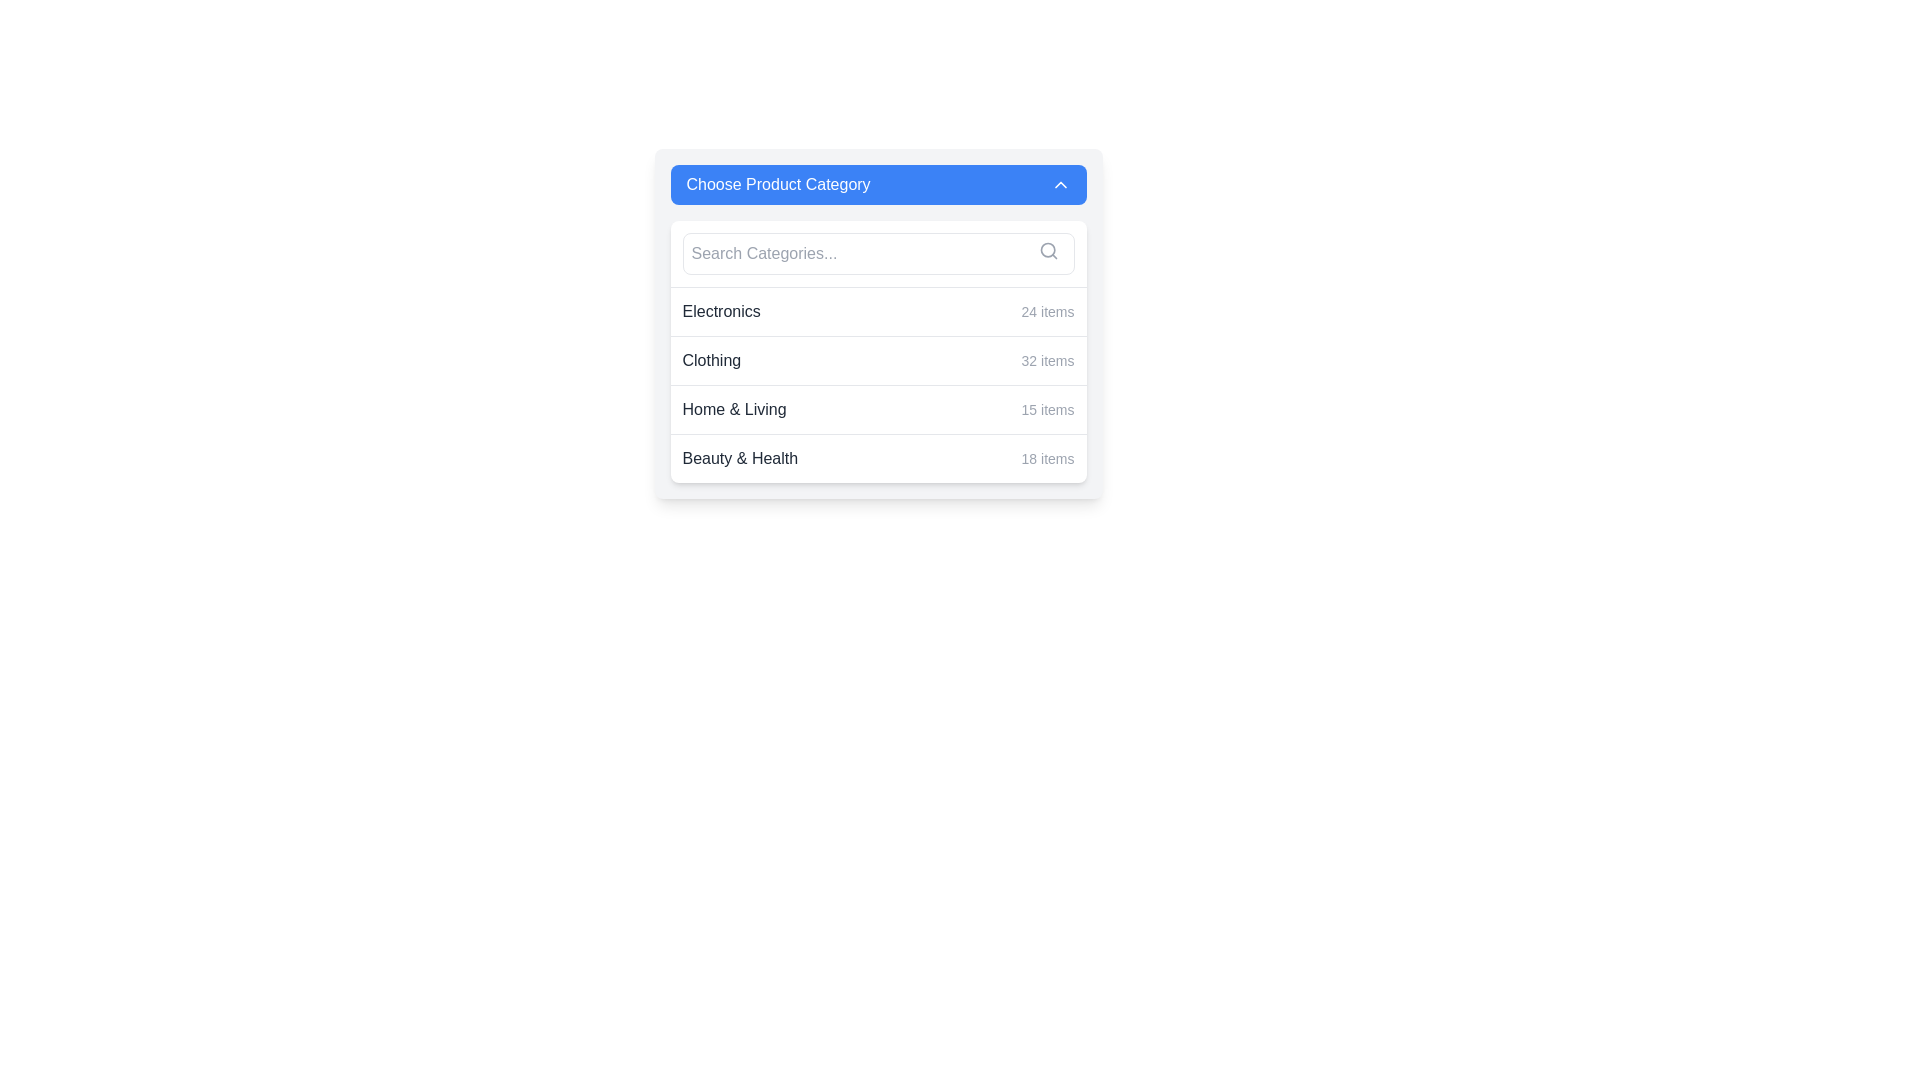 The width and height of the screenshot is (1920, 1080). What do you see at coordinates (1047, 249) in the screenshot?
I see `the magnifying glass icon located at the top-right corner of the search bar to initiate a search` at bounding box center [1047, 249].